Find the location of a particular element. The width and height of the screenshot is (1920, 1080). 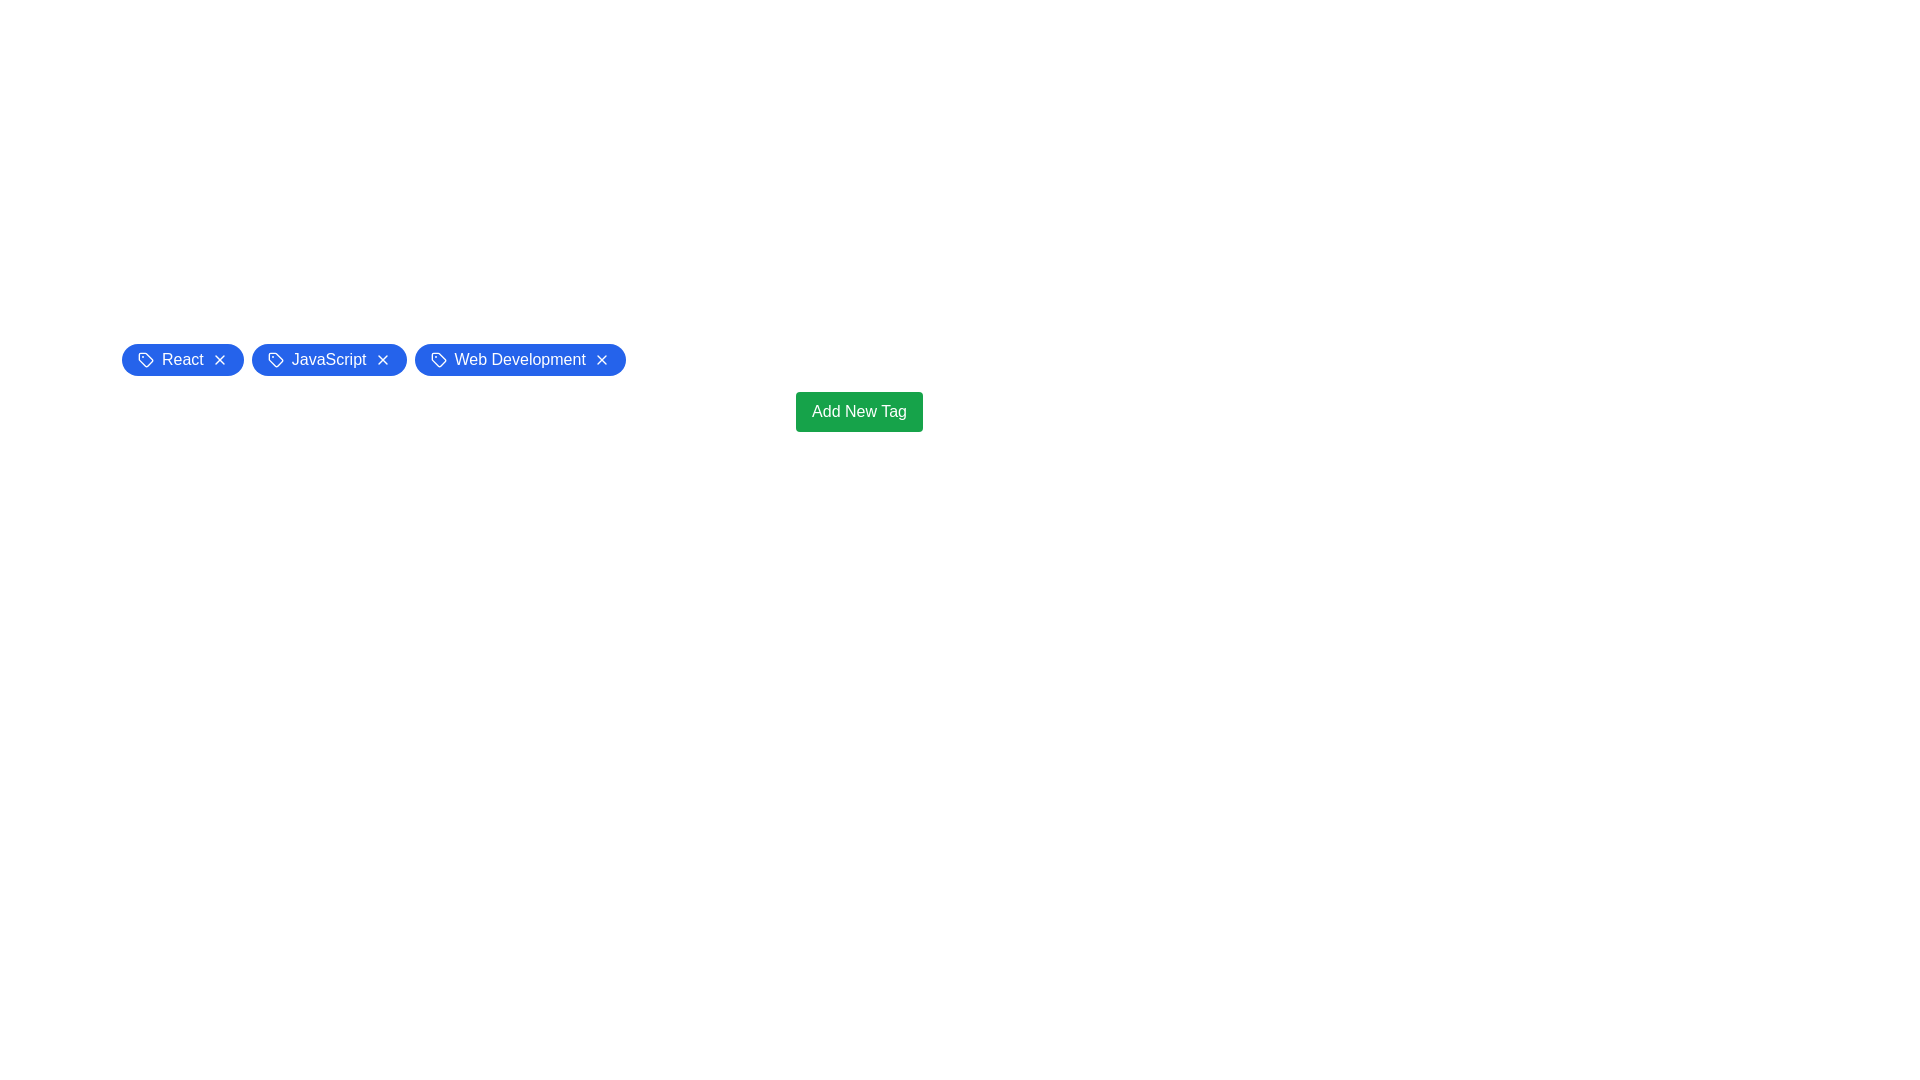

the close button of the tag labeled 'JavaScript' to remove it is located at coordinates (382, 358).